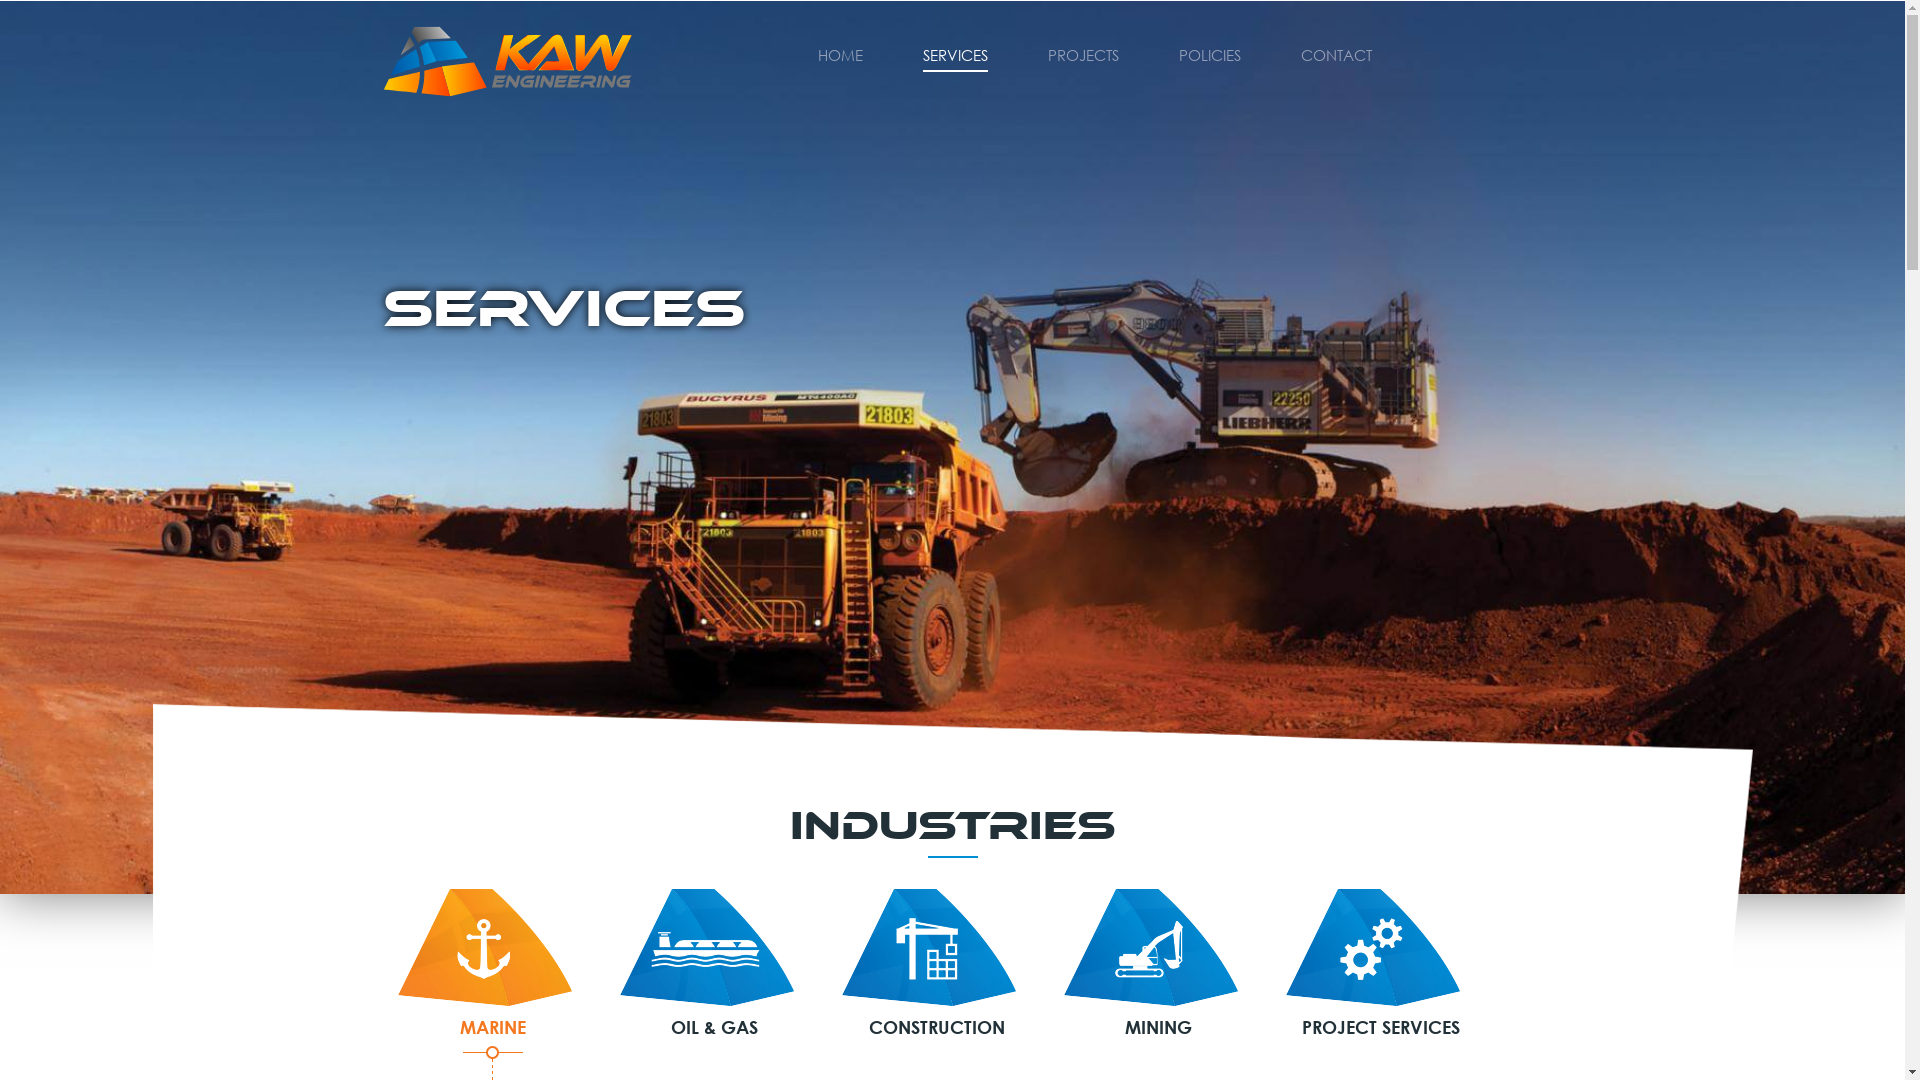 This screenshot has width=1920, height=1080. I want to click on 'HOME', so click(817, 52).